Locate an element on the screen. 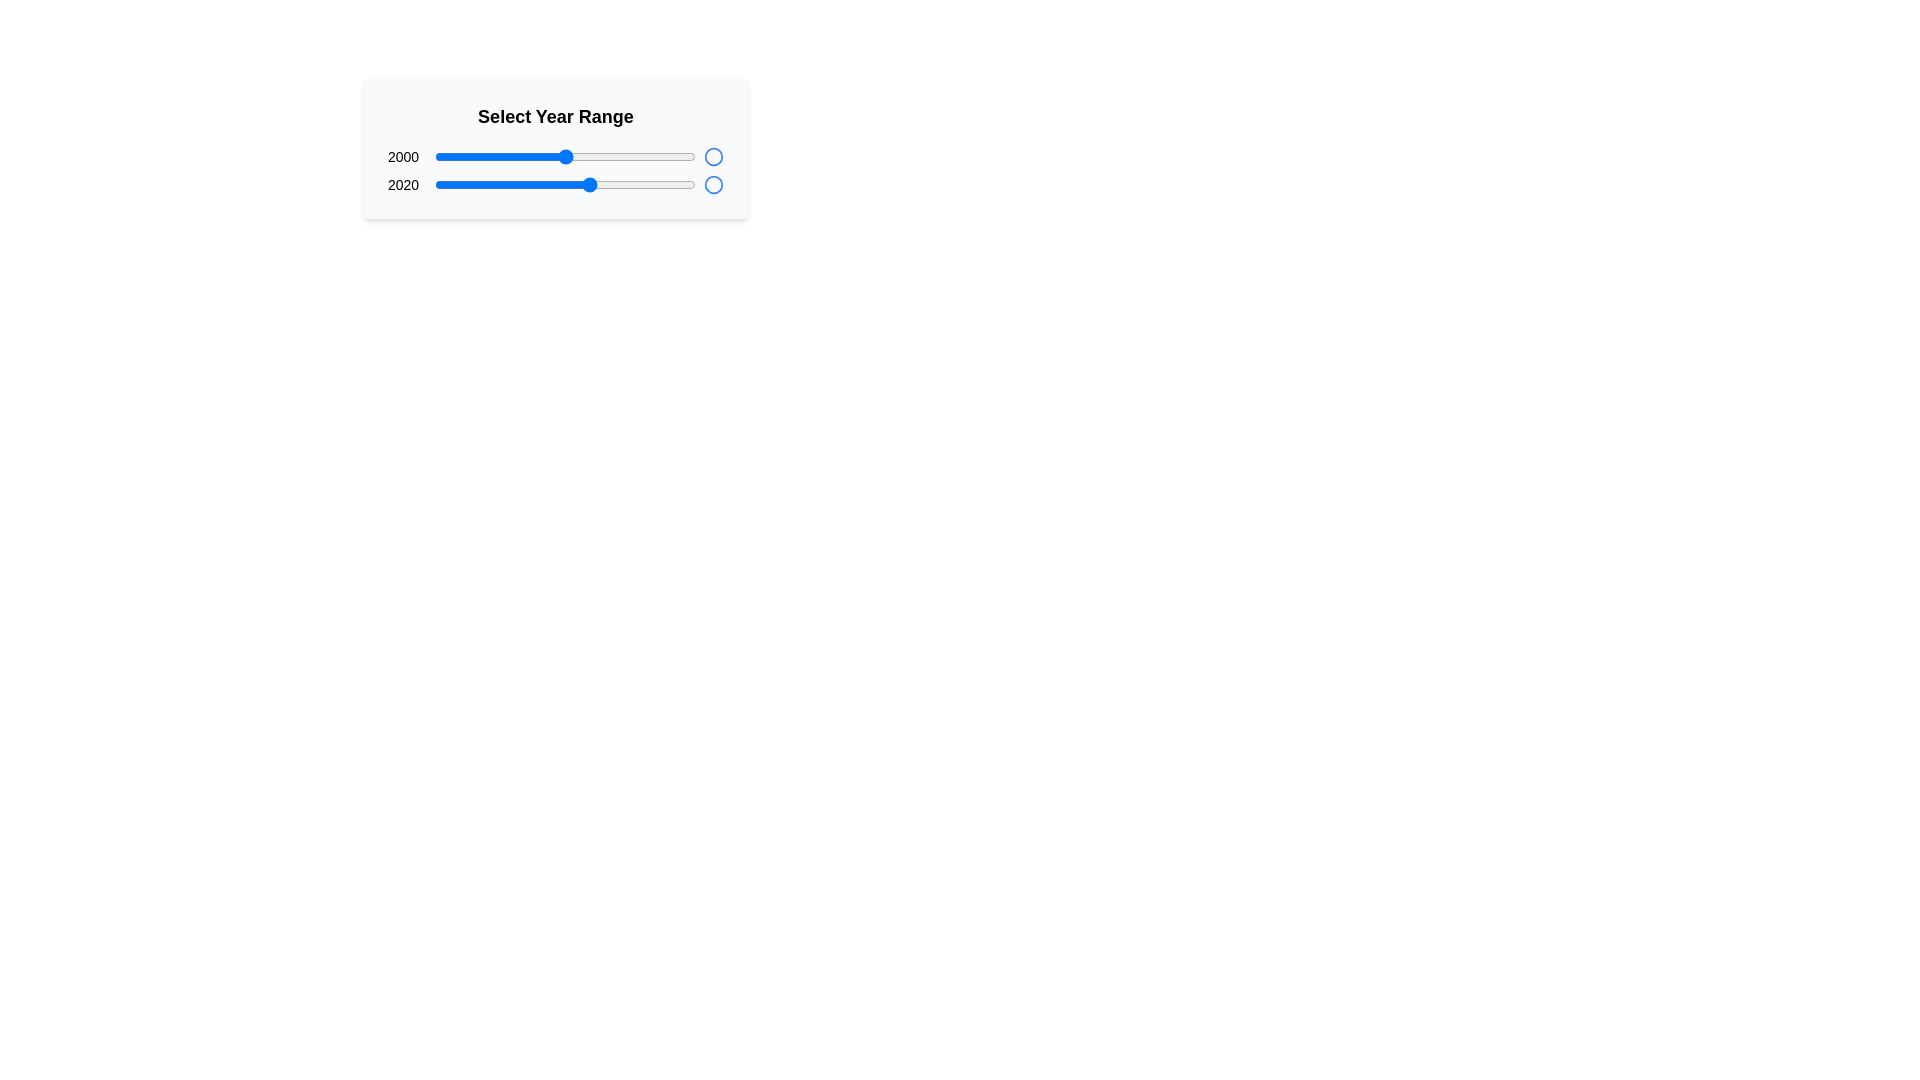 The width and height of the screenshot is (1920, 1080). the Label displaying '2000', which is located prominently at the left side of the year range panel, aligned with the year range slider is located at coordinates (402, 156).